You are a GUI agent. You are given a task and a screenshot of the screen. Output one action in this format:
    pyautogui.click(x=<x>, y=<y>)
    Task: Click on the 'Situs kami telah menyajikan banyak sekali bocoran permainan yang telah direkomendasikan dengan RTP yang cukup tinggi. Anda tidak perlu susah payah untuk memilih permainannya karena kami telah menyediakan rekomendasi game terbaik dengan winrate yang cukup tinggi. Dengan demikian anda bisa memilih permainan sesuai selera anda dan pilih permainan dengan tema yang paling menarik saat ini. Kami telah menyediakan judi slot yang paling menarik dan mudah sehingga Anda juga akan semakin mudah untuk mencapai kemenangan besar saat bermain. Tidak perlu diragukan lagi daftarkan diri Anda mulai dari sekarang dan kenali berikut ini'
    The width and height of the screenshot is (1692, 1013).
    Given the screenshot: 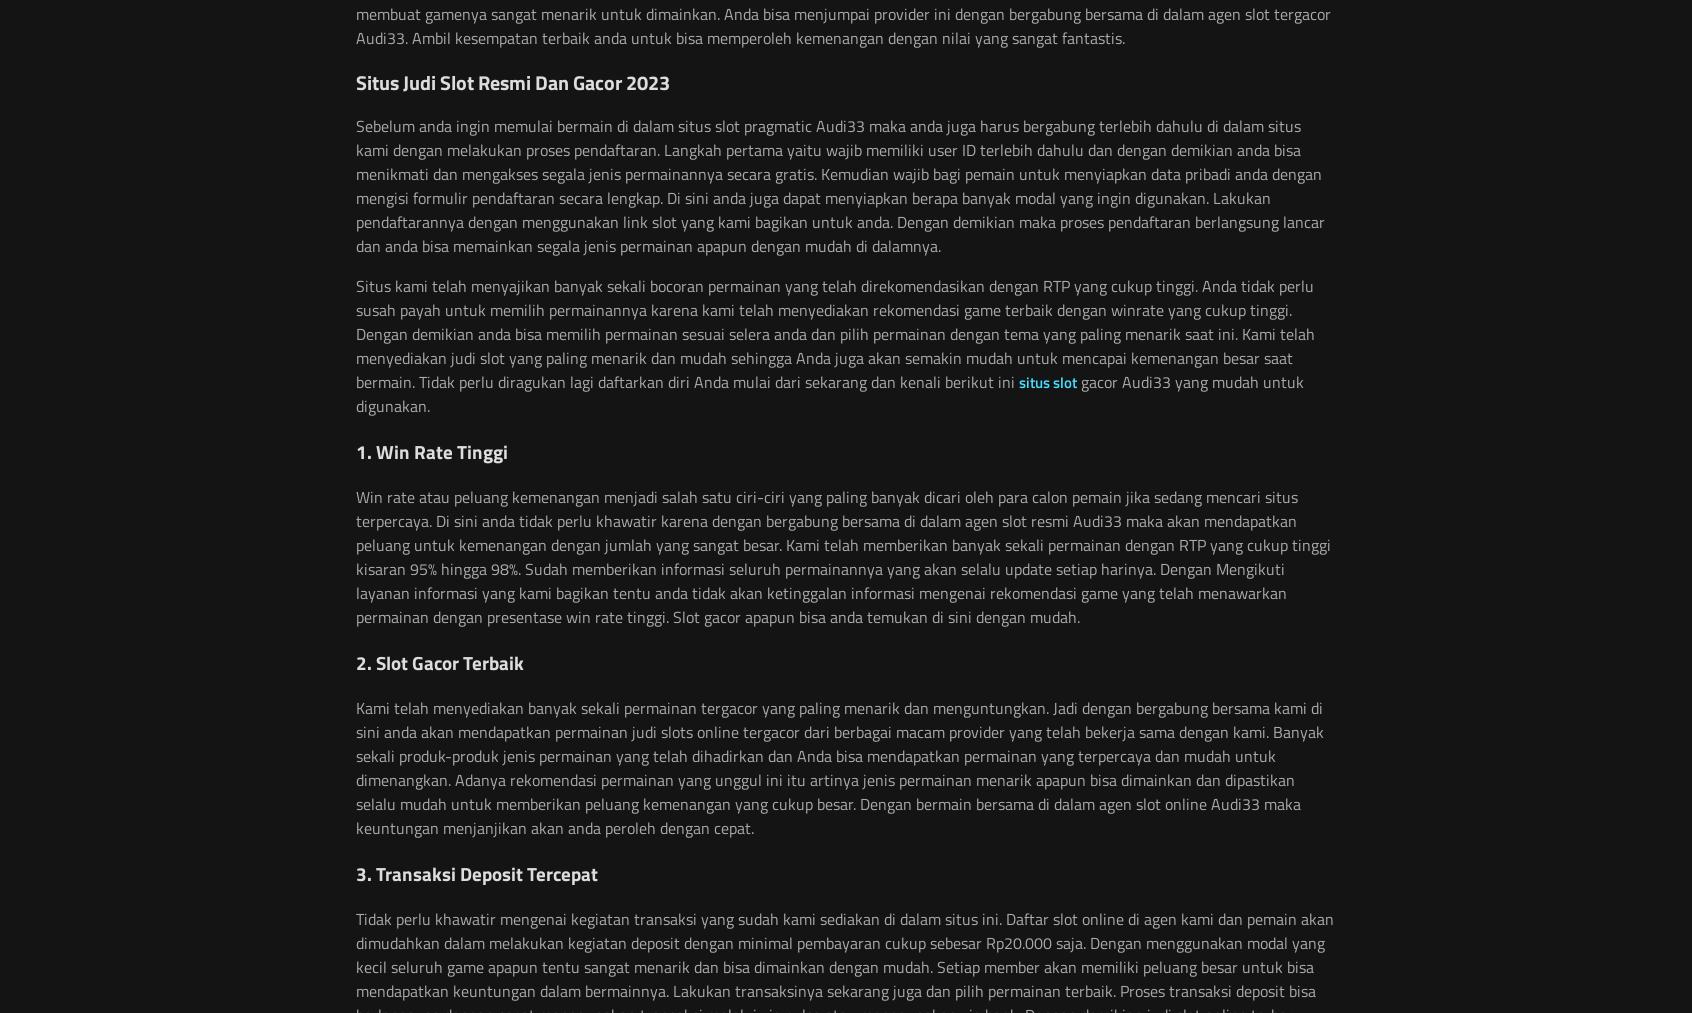 What is the action you would take?
    pyautogui.click(x=835, y=333)
    